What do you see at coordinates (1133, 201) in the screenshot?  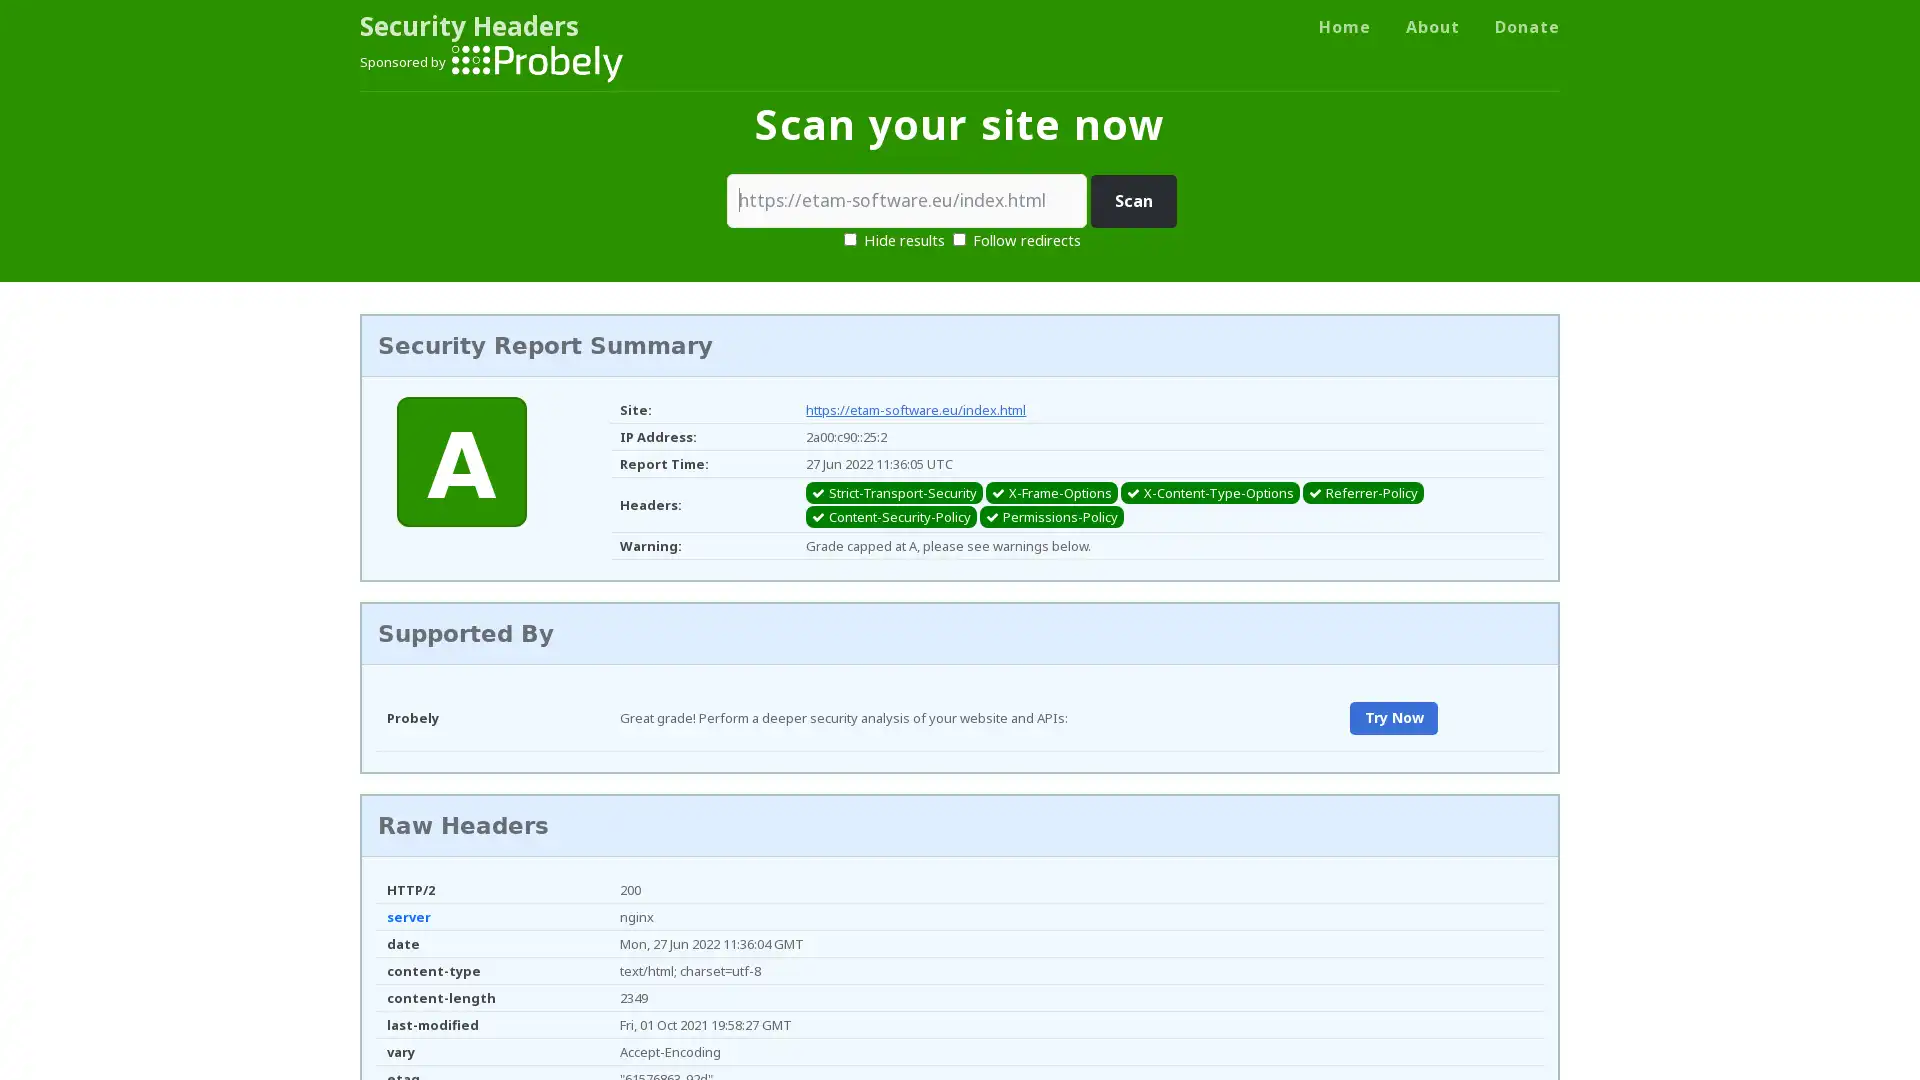 I see `Scan` at bounding box center [1133, 201].